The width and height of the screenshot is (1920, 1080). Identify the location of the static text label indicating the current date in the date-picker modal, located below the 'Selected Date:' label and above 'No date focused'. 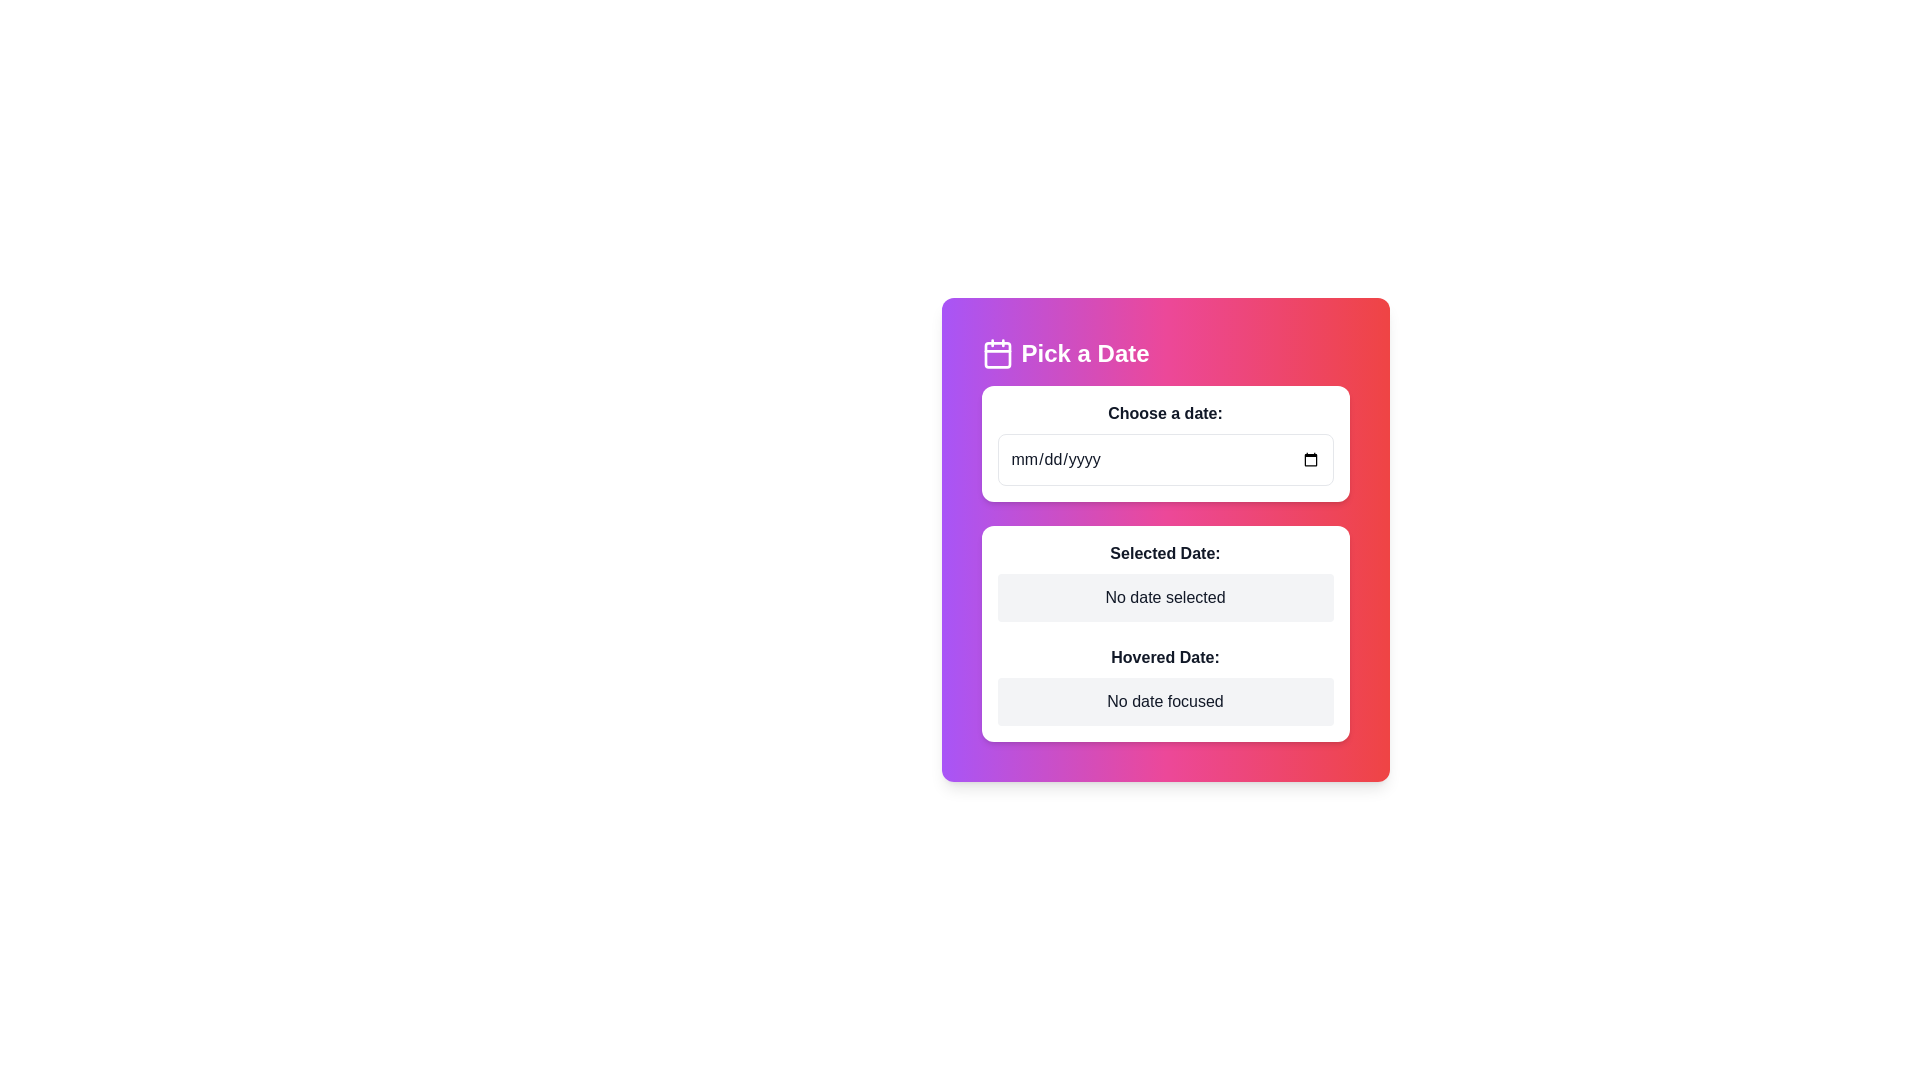
(1165, 658).